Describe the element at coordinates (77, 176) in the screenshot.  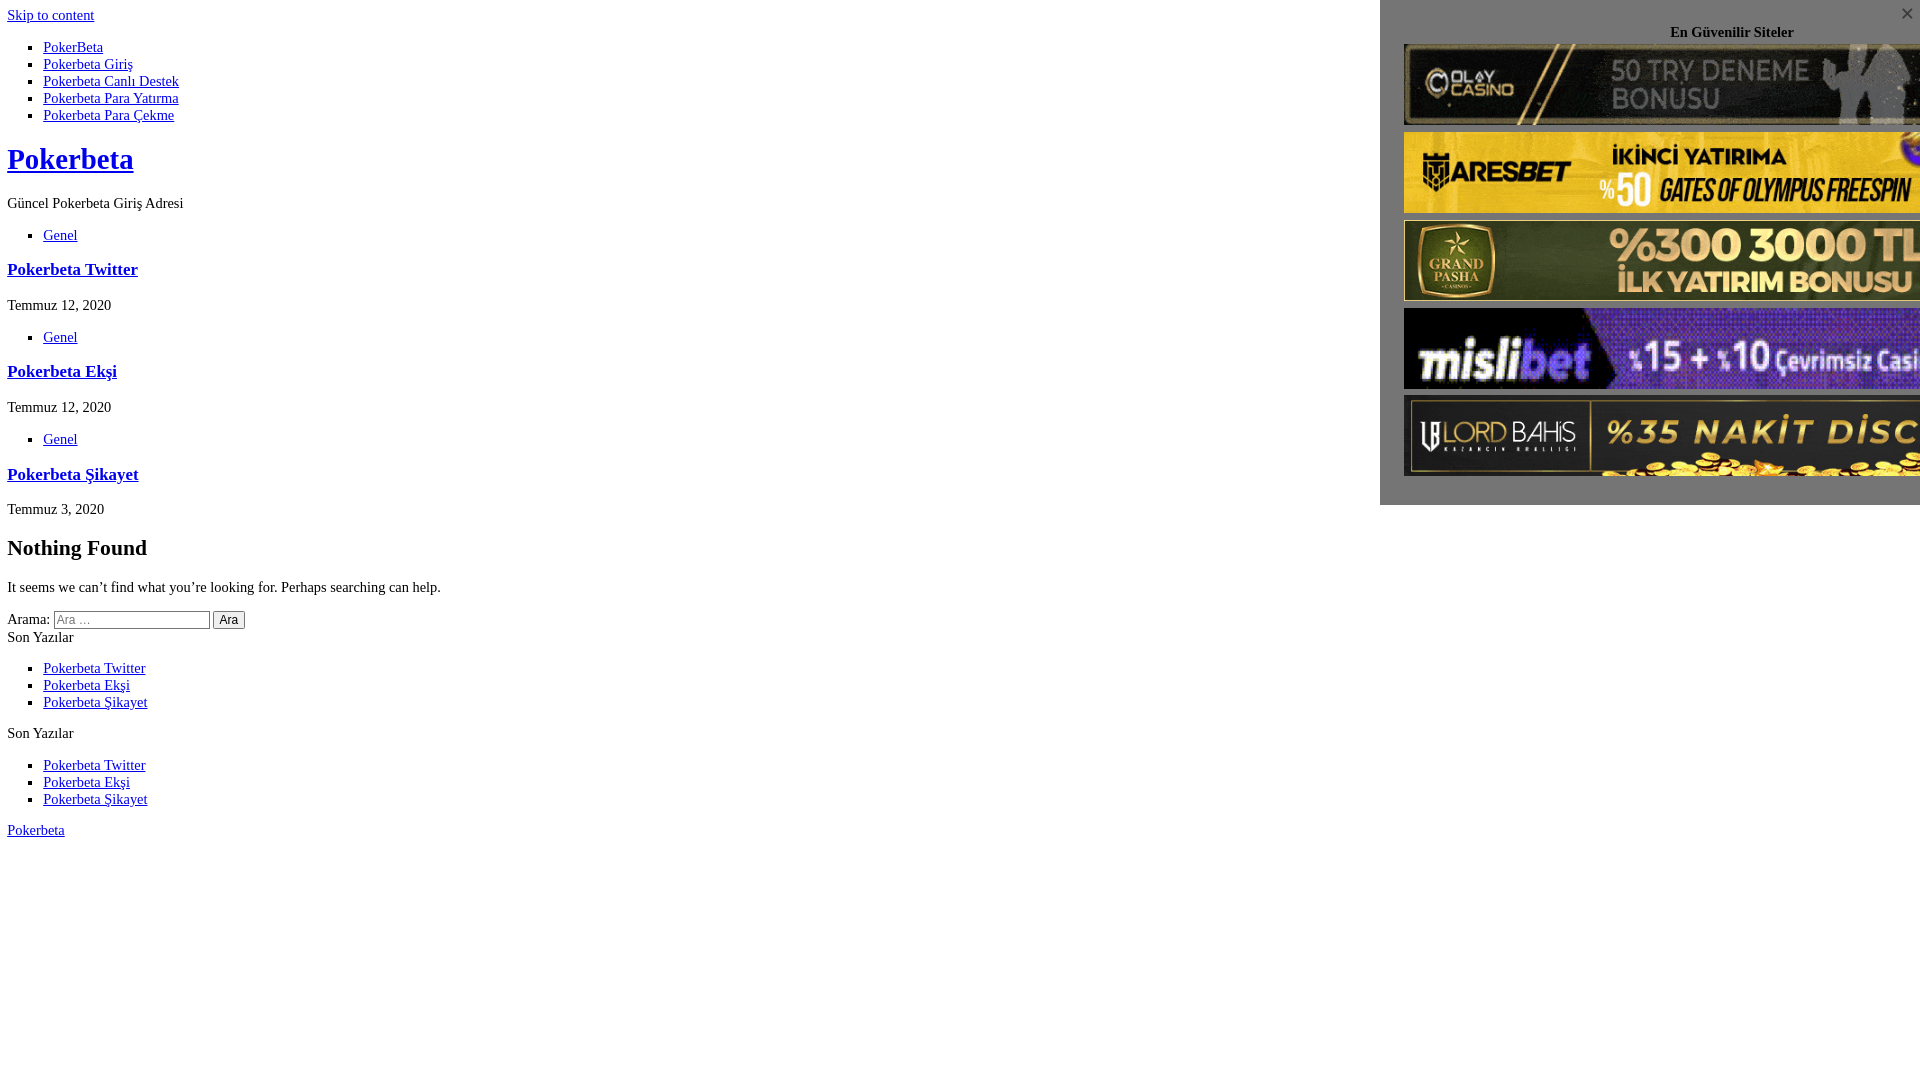
I see `'Pokerbeta'` at that location.